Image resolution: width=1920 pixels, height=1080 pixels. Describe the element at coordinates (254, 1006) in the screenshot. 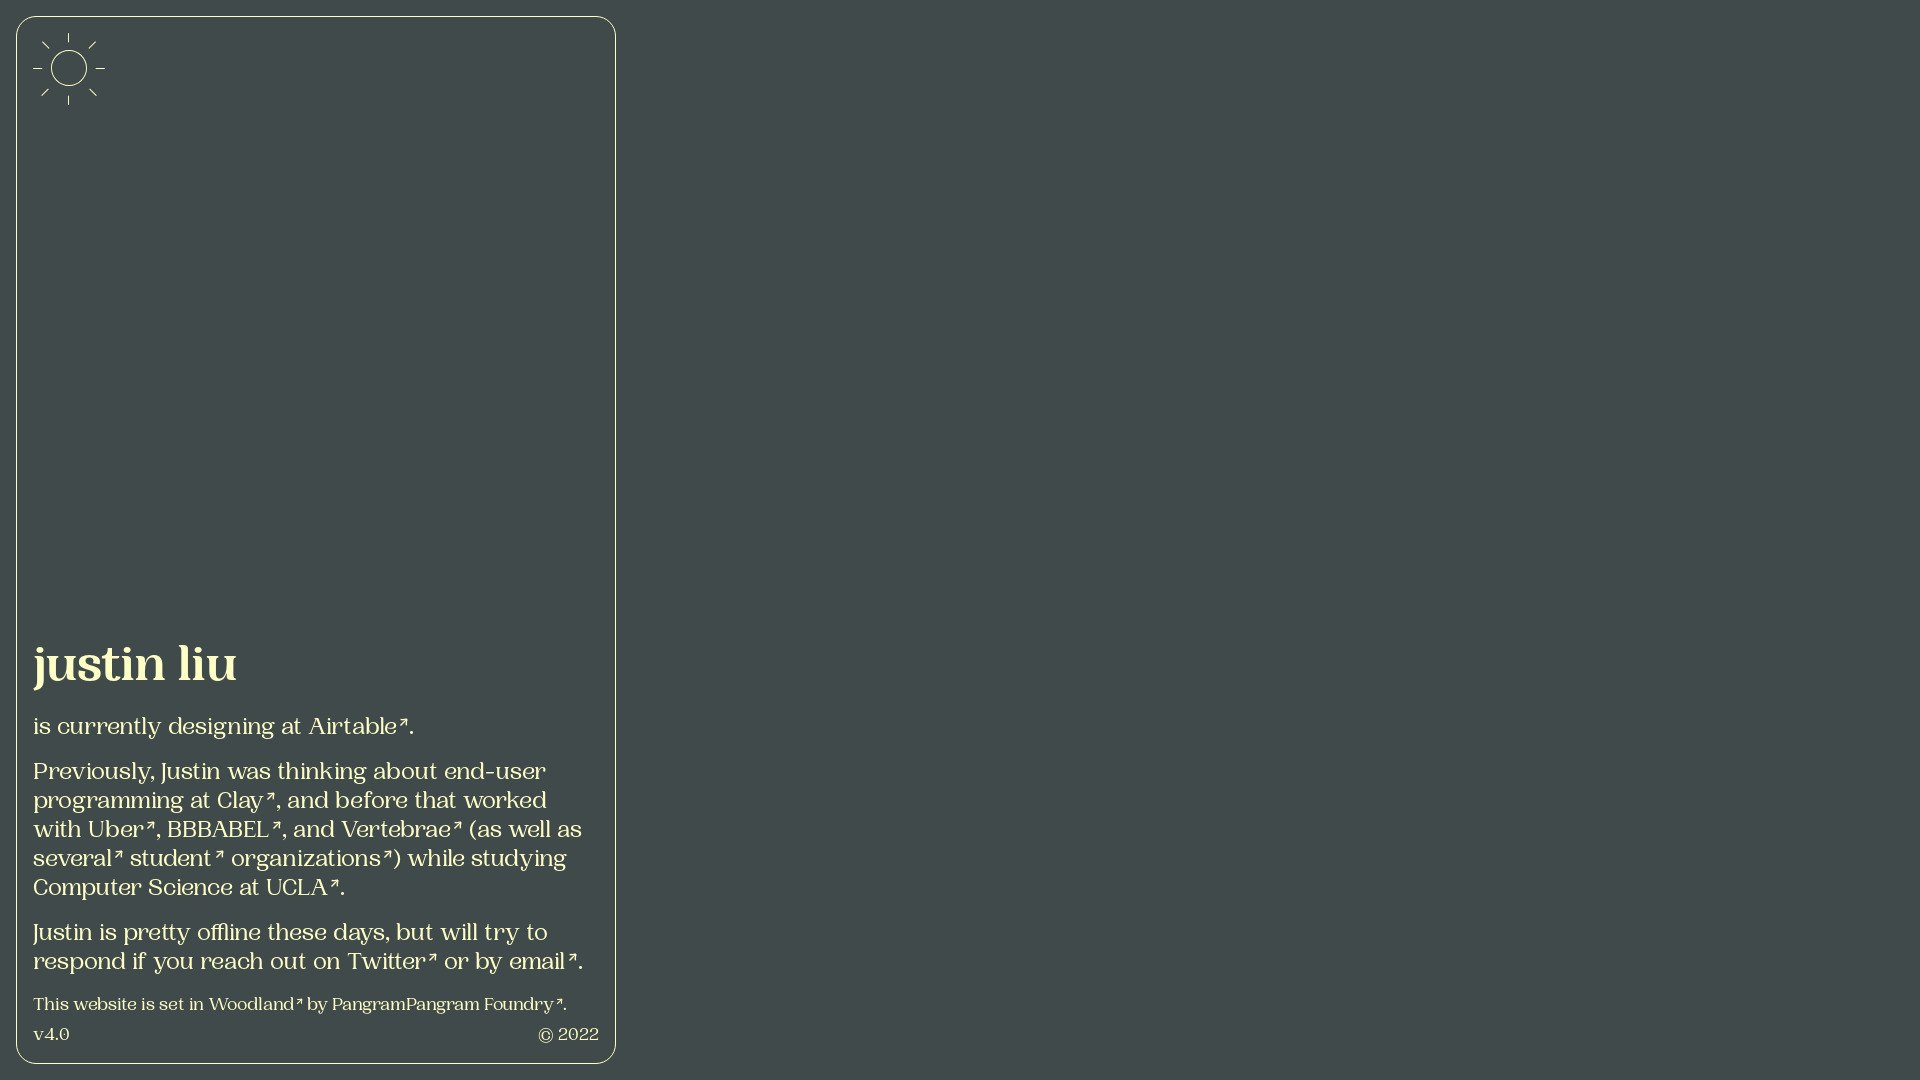

I see `'Woodland'` at that location.